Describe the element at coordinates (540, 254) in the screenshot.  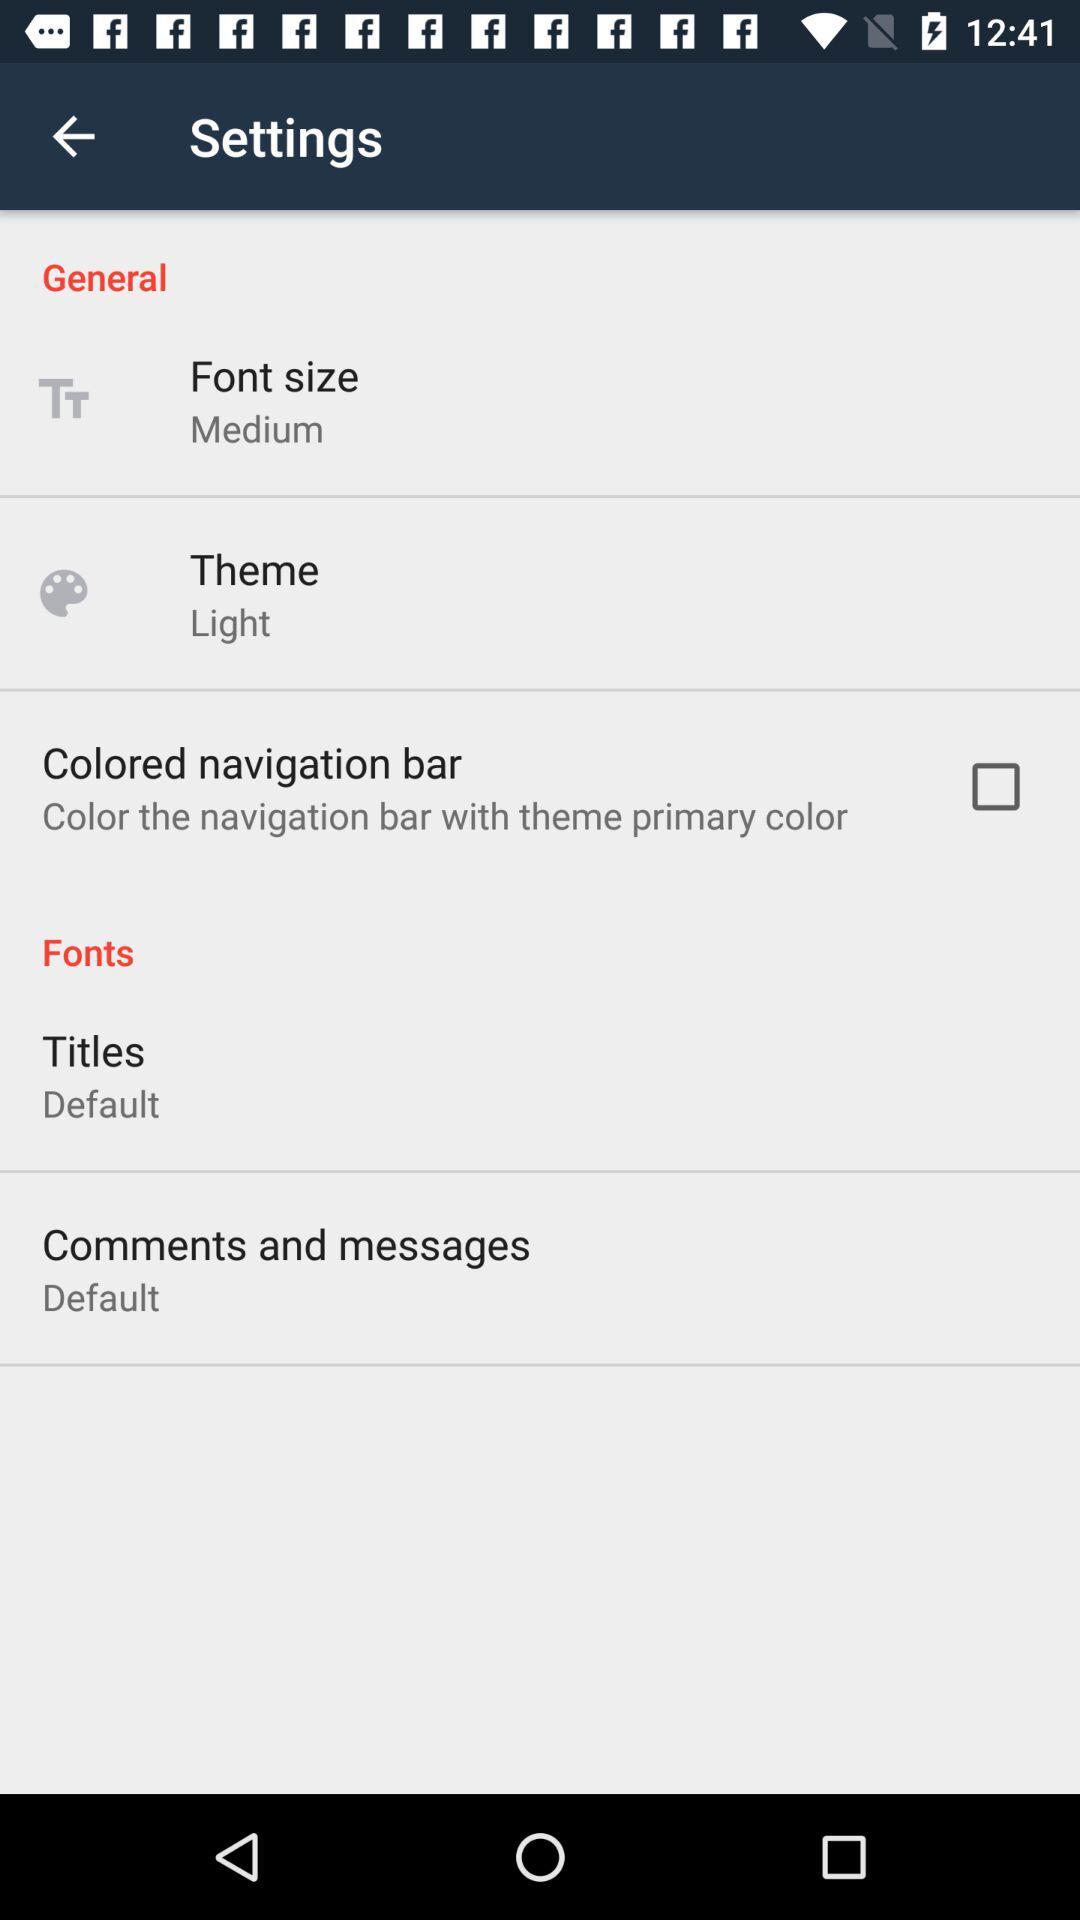
I see `the general` at that location.